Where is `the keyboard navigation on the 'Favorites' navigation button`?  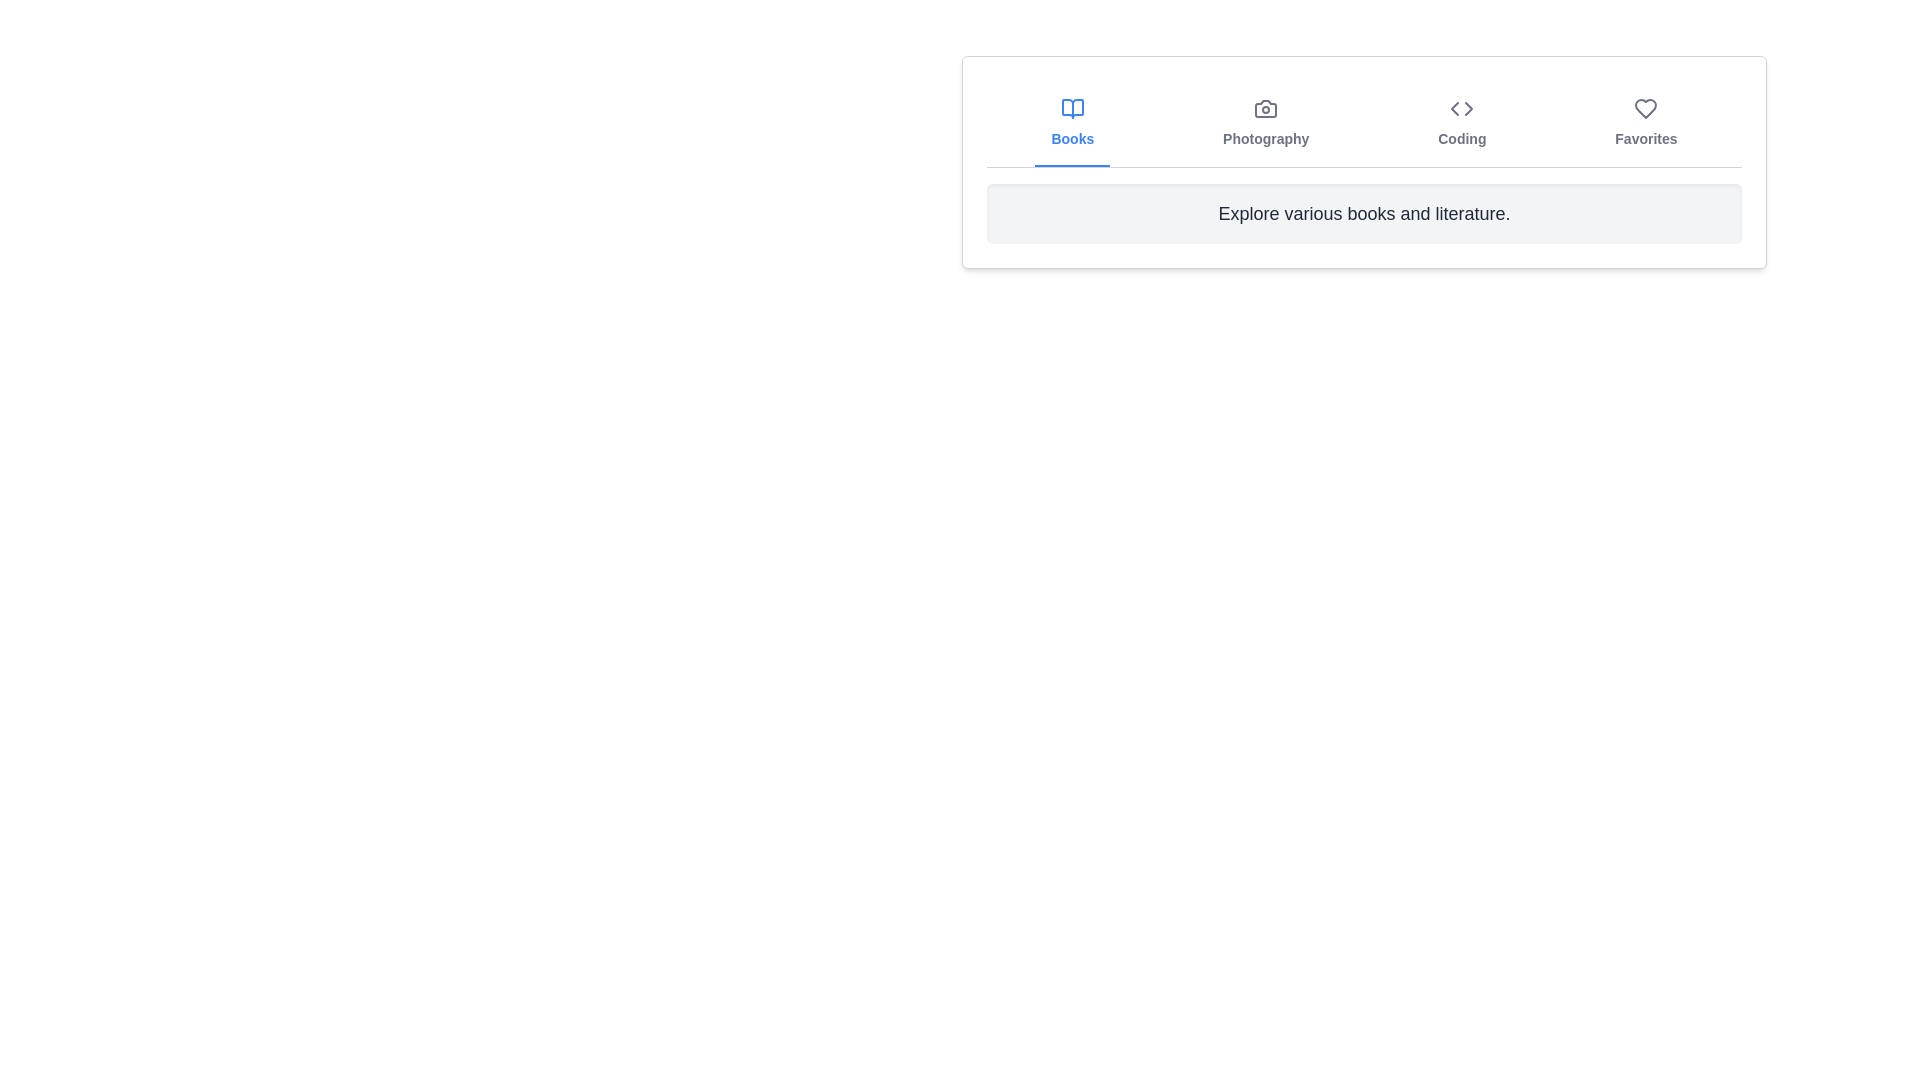
the keyboard navigation on the 'Favorites' navigation button is located at coordinates (1646, 123).